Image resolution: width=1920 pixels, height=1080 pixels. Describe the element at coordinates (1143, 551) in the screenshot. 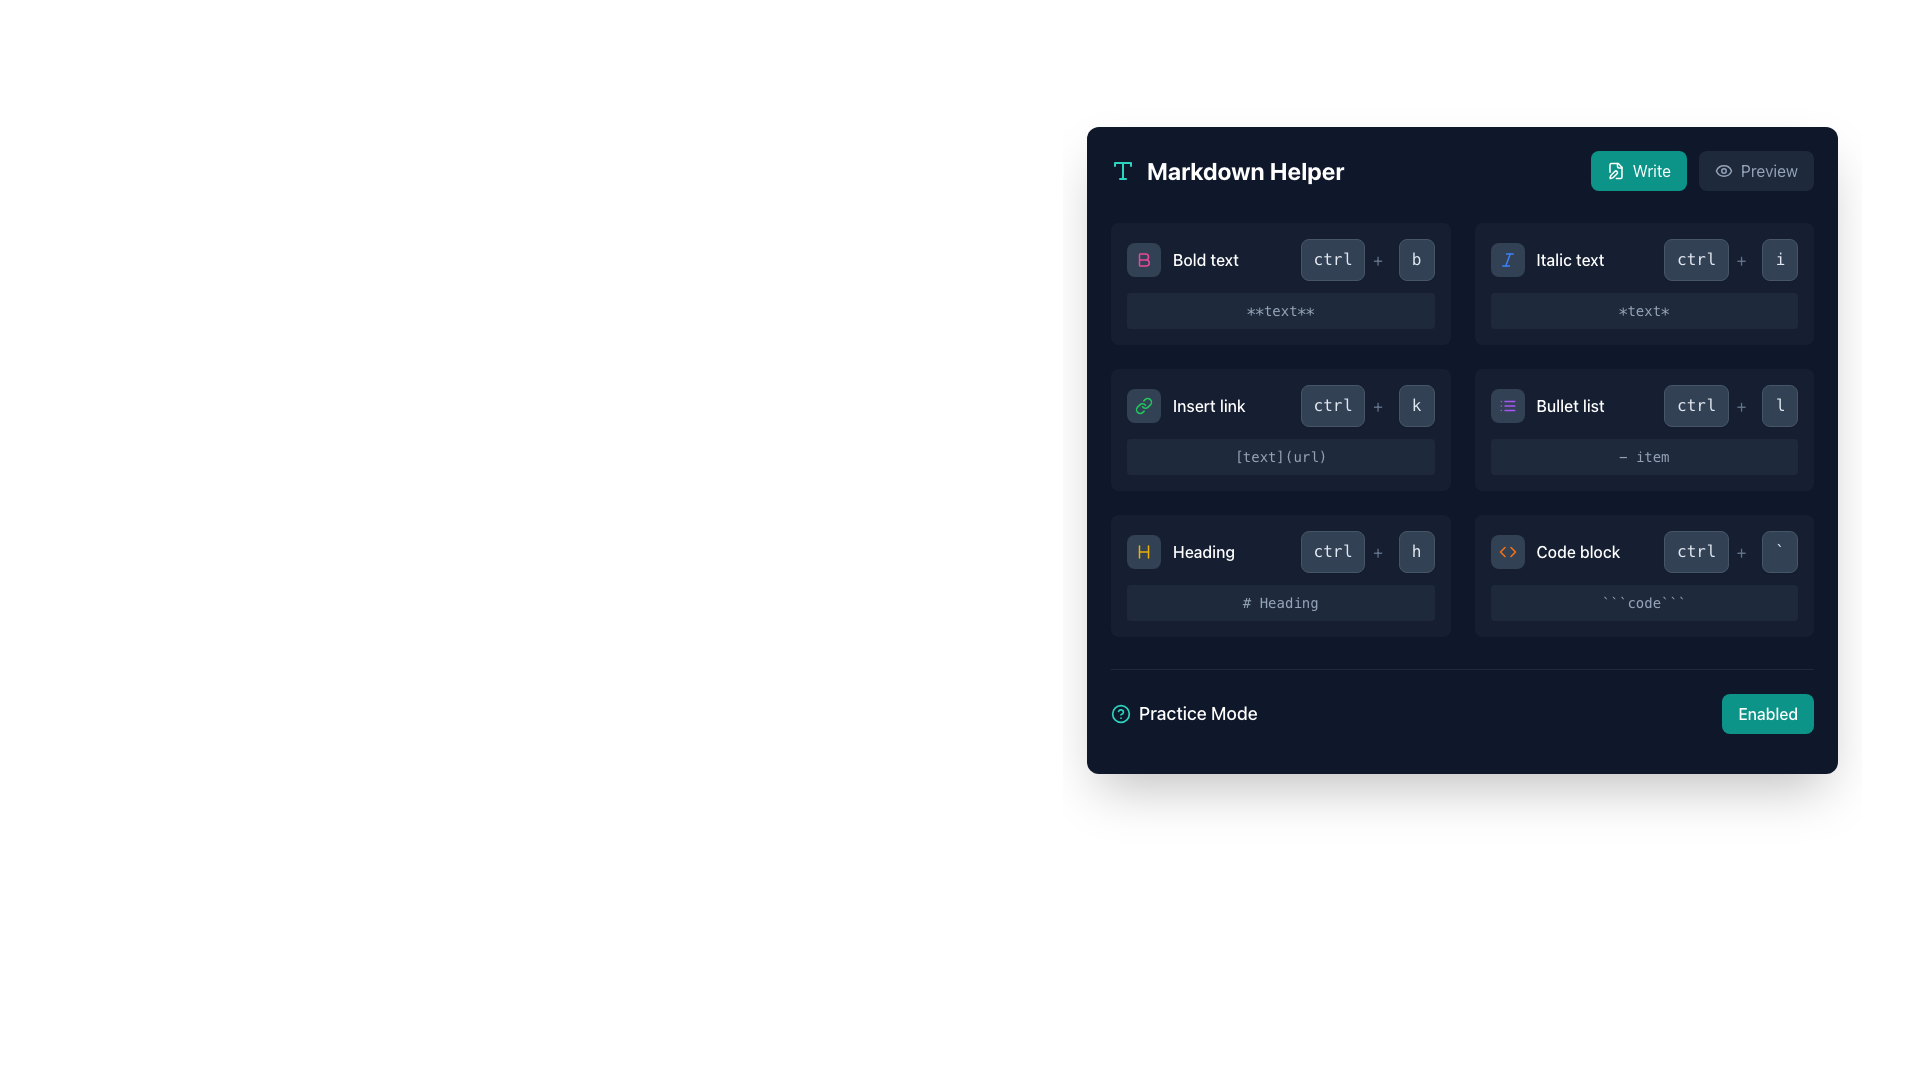

I see `the rectangular button with a dark slate-colored background and a yellow 'H' icon to apply heading formatting in the 'Markdown Helper' section` at that location.